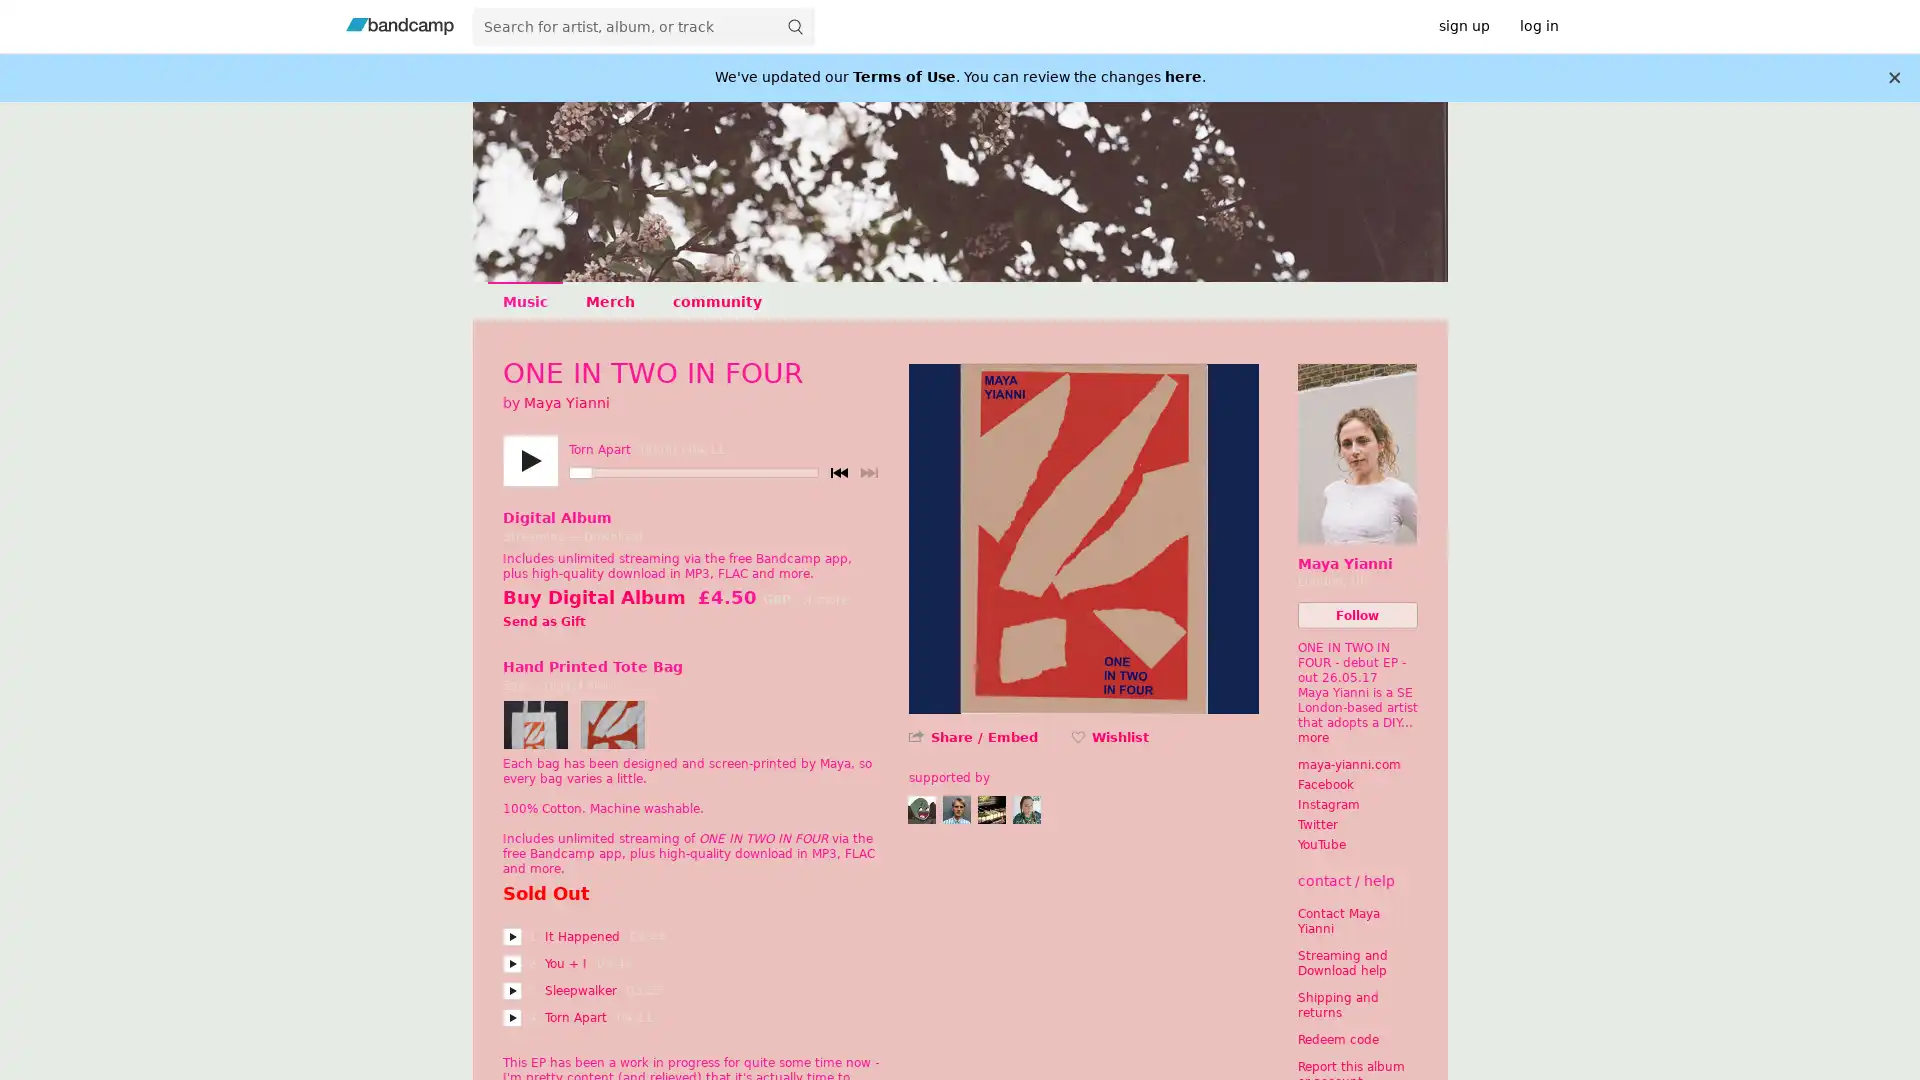 The width and height of the screenshot is (1920, 1080). I want to click on Next track, so click(868, 473).